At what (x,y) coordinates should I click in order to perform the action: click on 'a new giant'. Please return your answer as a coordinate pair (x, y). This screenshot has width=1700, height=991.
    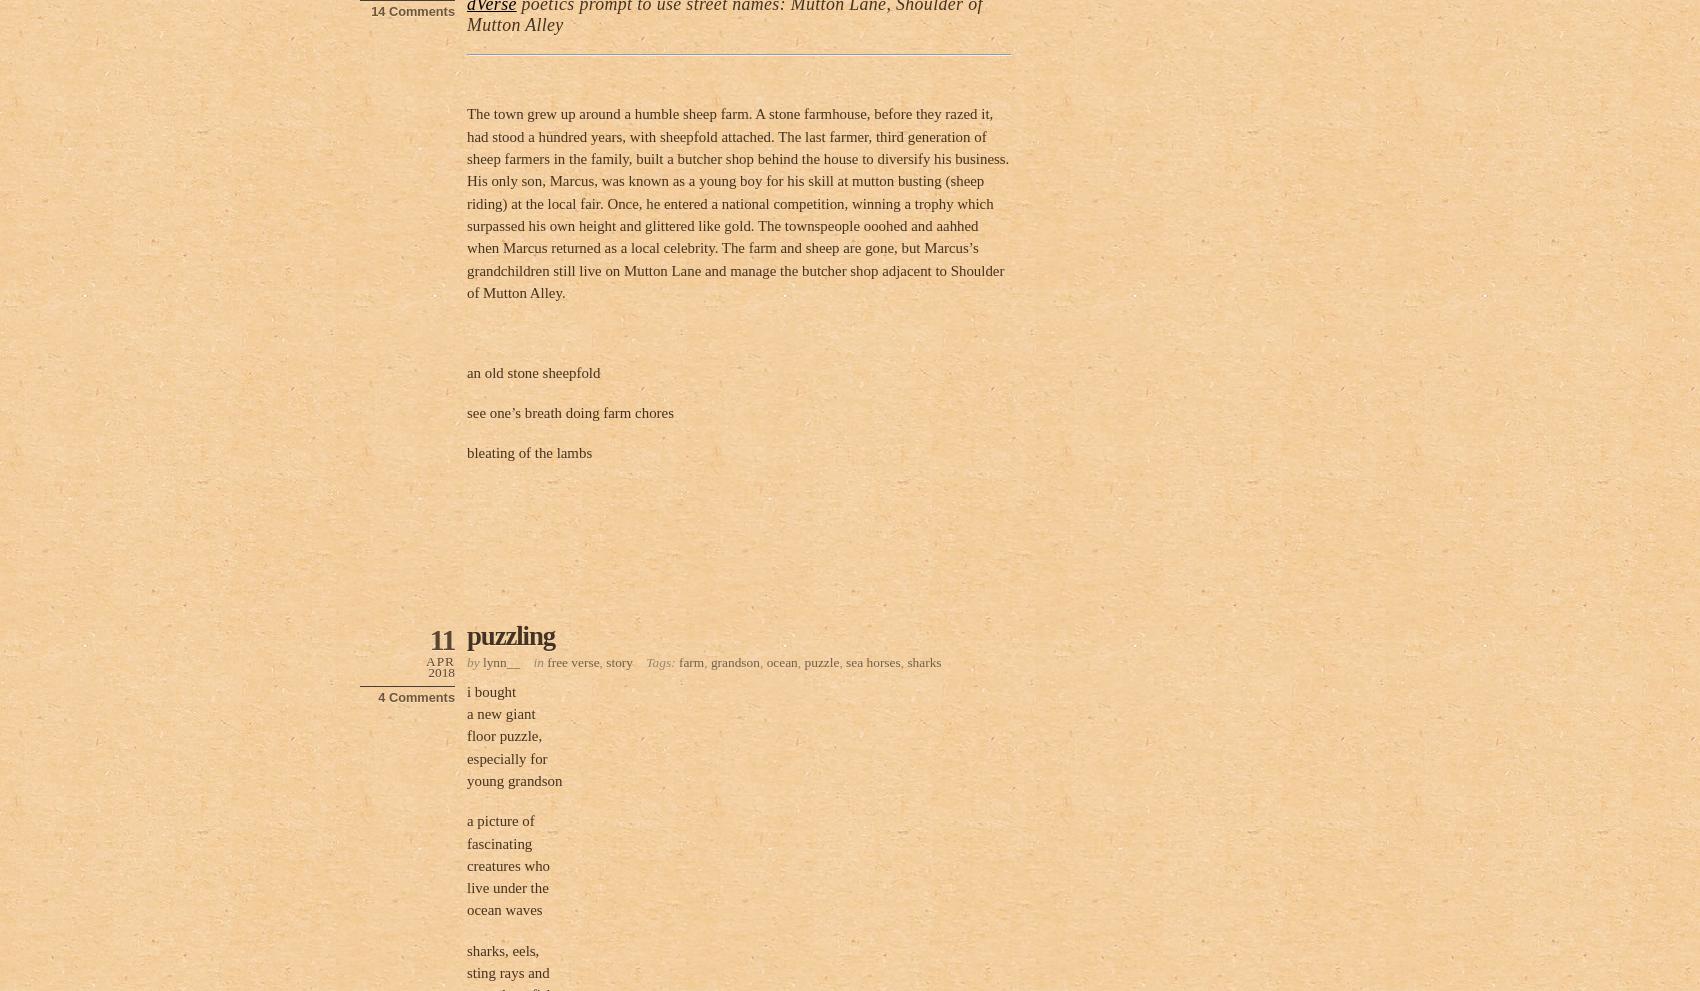
    Looking at the image, I should click on (500, 714).